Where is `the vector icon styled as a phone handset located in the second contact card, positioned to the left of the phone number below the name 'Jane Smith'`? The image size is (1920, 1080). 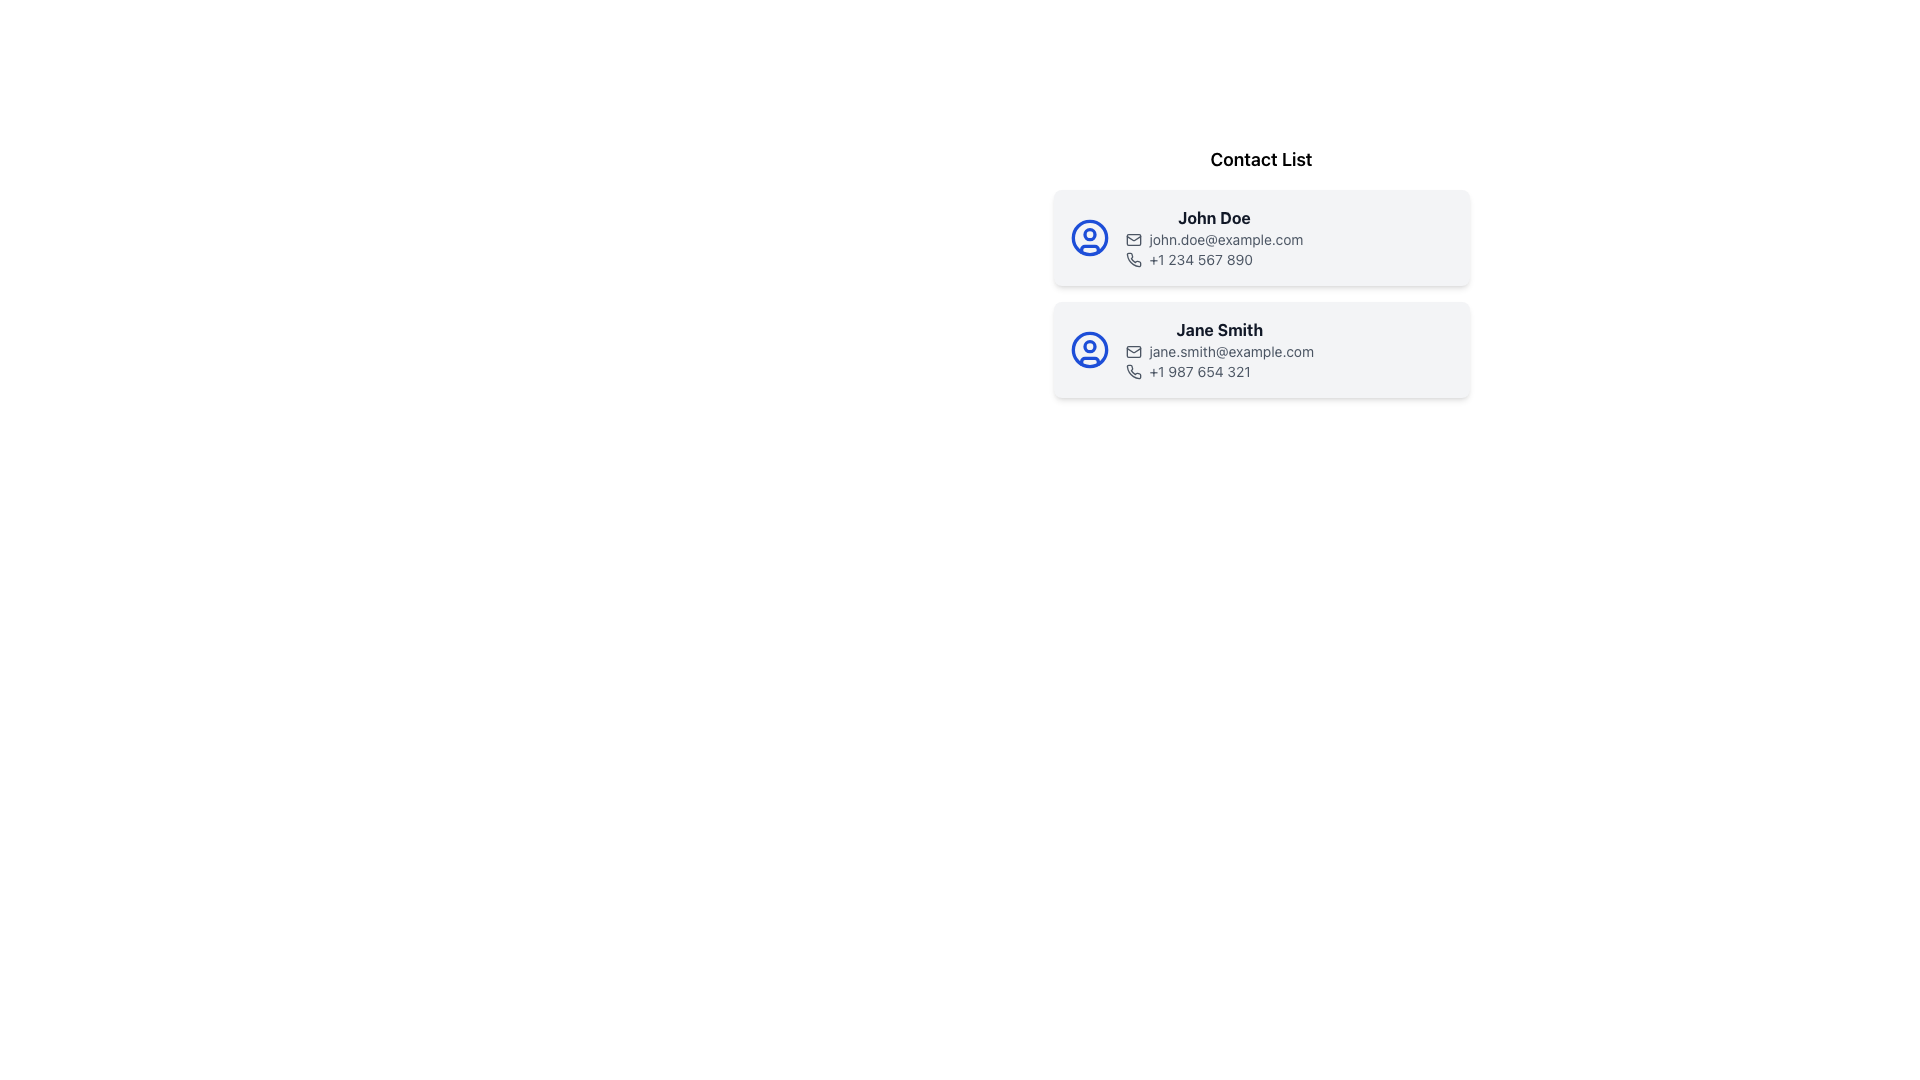
the vector icon styled as a phone handset located in the second contact card, positioned to the left of the phone number below the name 'Jane Smith' is located at coordinates (1133, 371).